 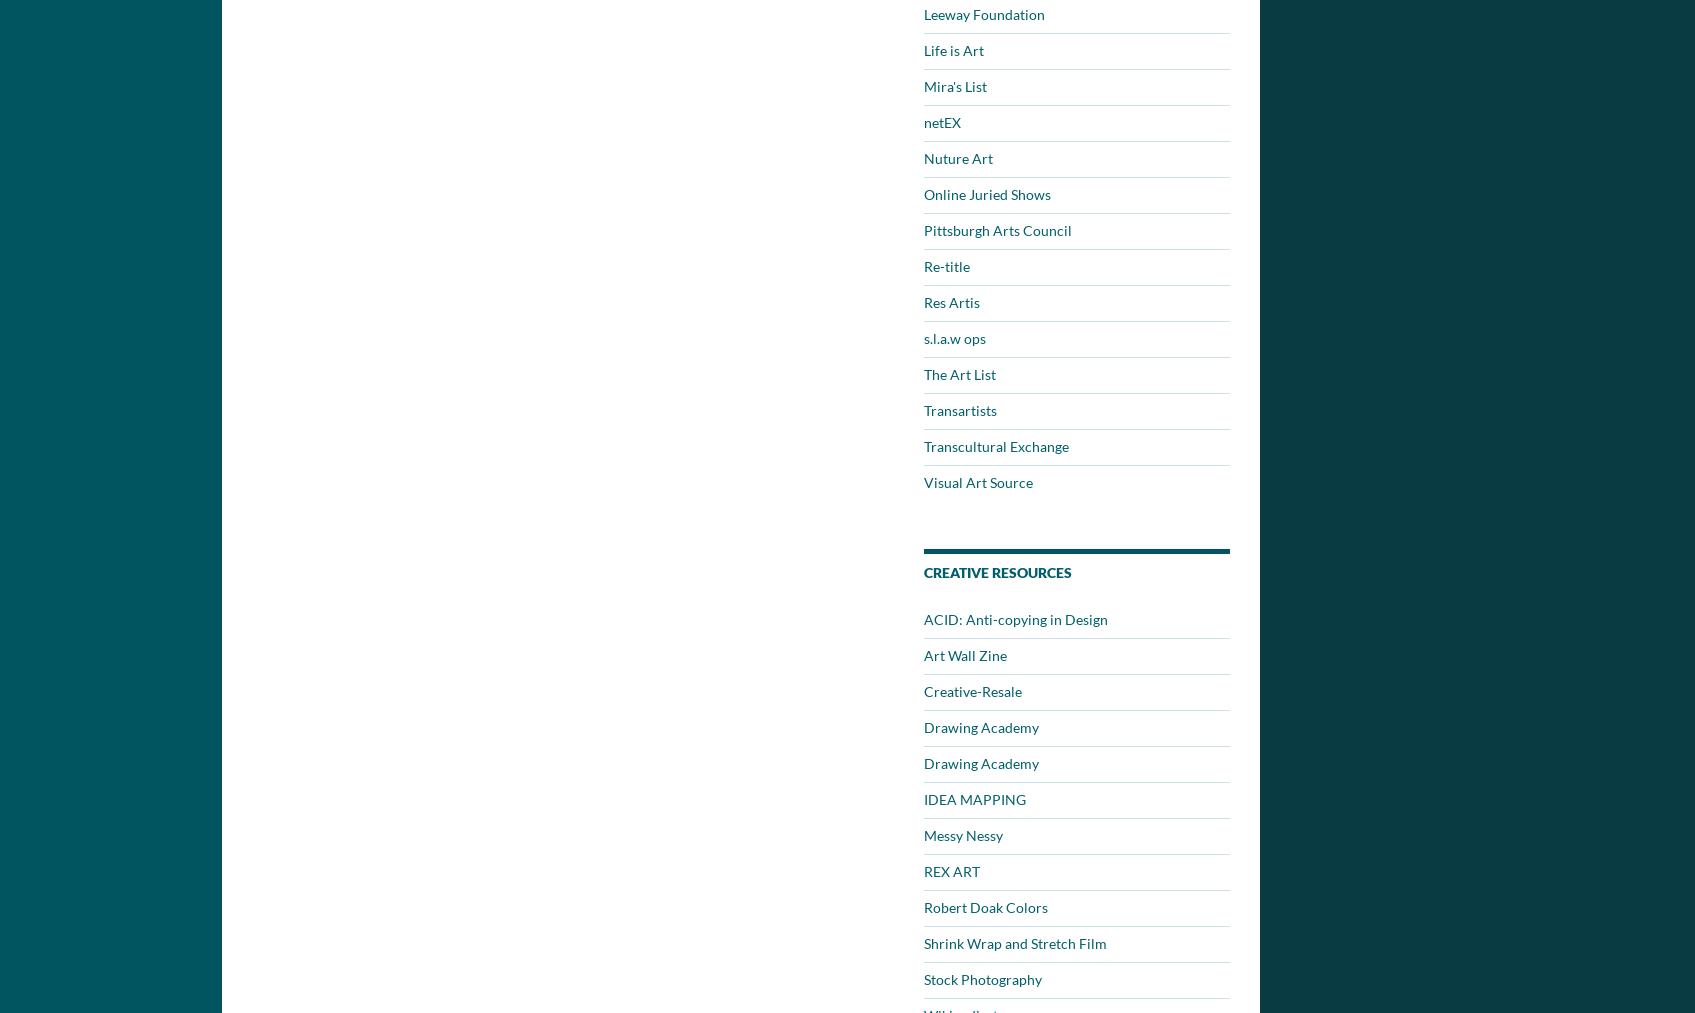 What do you see at coordinates (923, 618) in the screenshot?
I see `'ACID: Anti-copying in Design'` at bounding box center [923, 618].